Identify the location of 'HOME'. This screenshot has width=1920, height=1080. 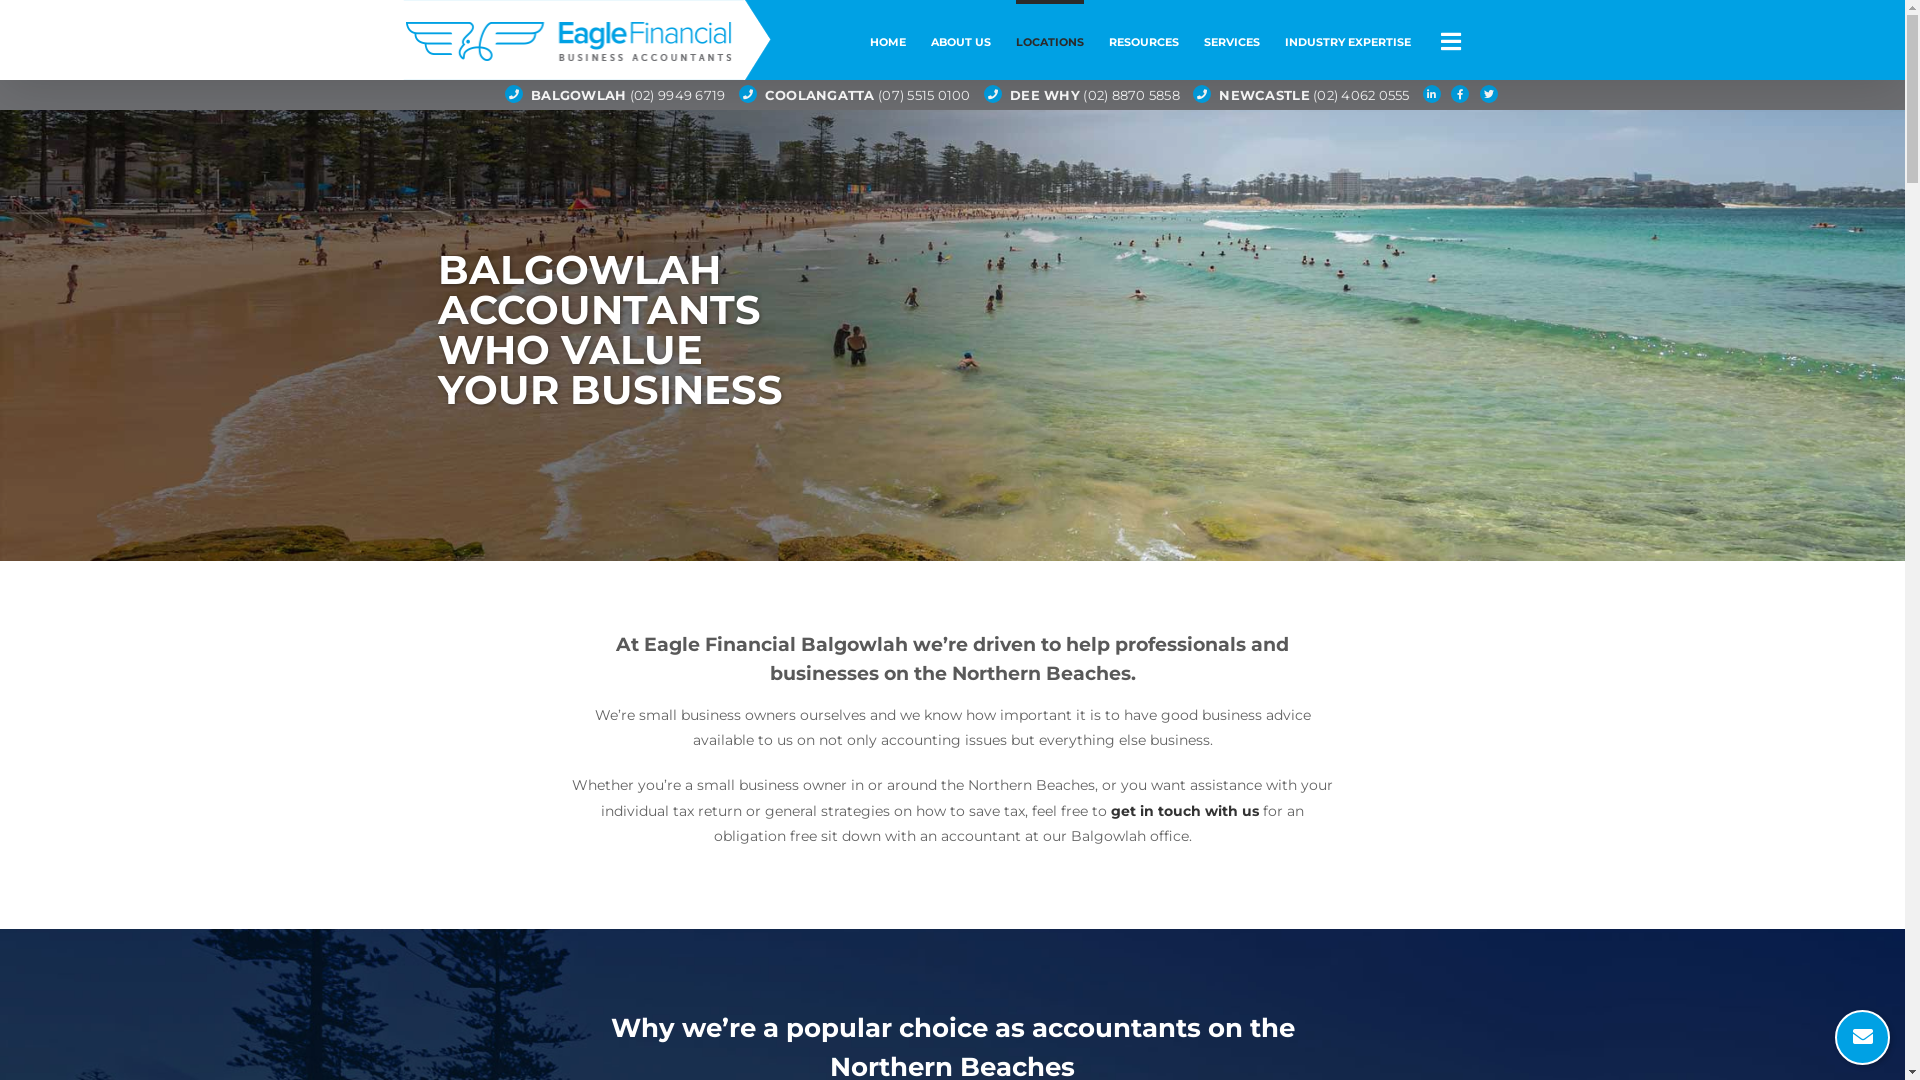
(887, 39).